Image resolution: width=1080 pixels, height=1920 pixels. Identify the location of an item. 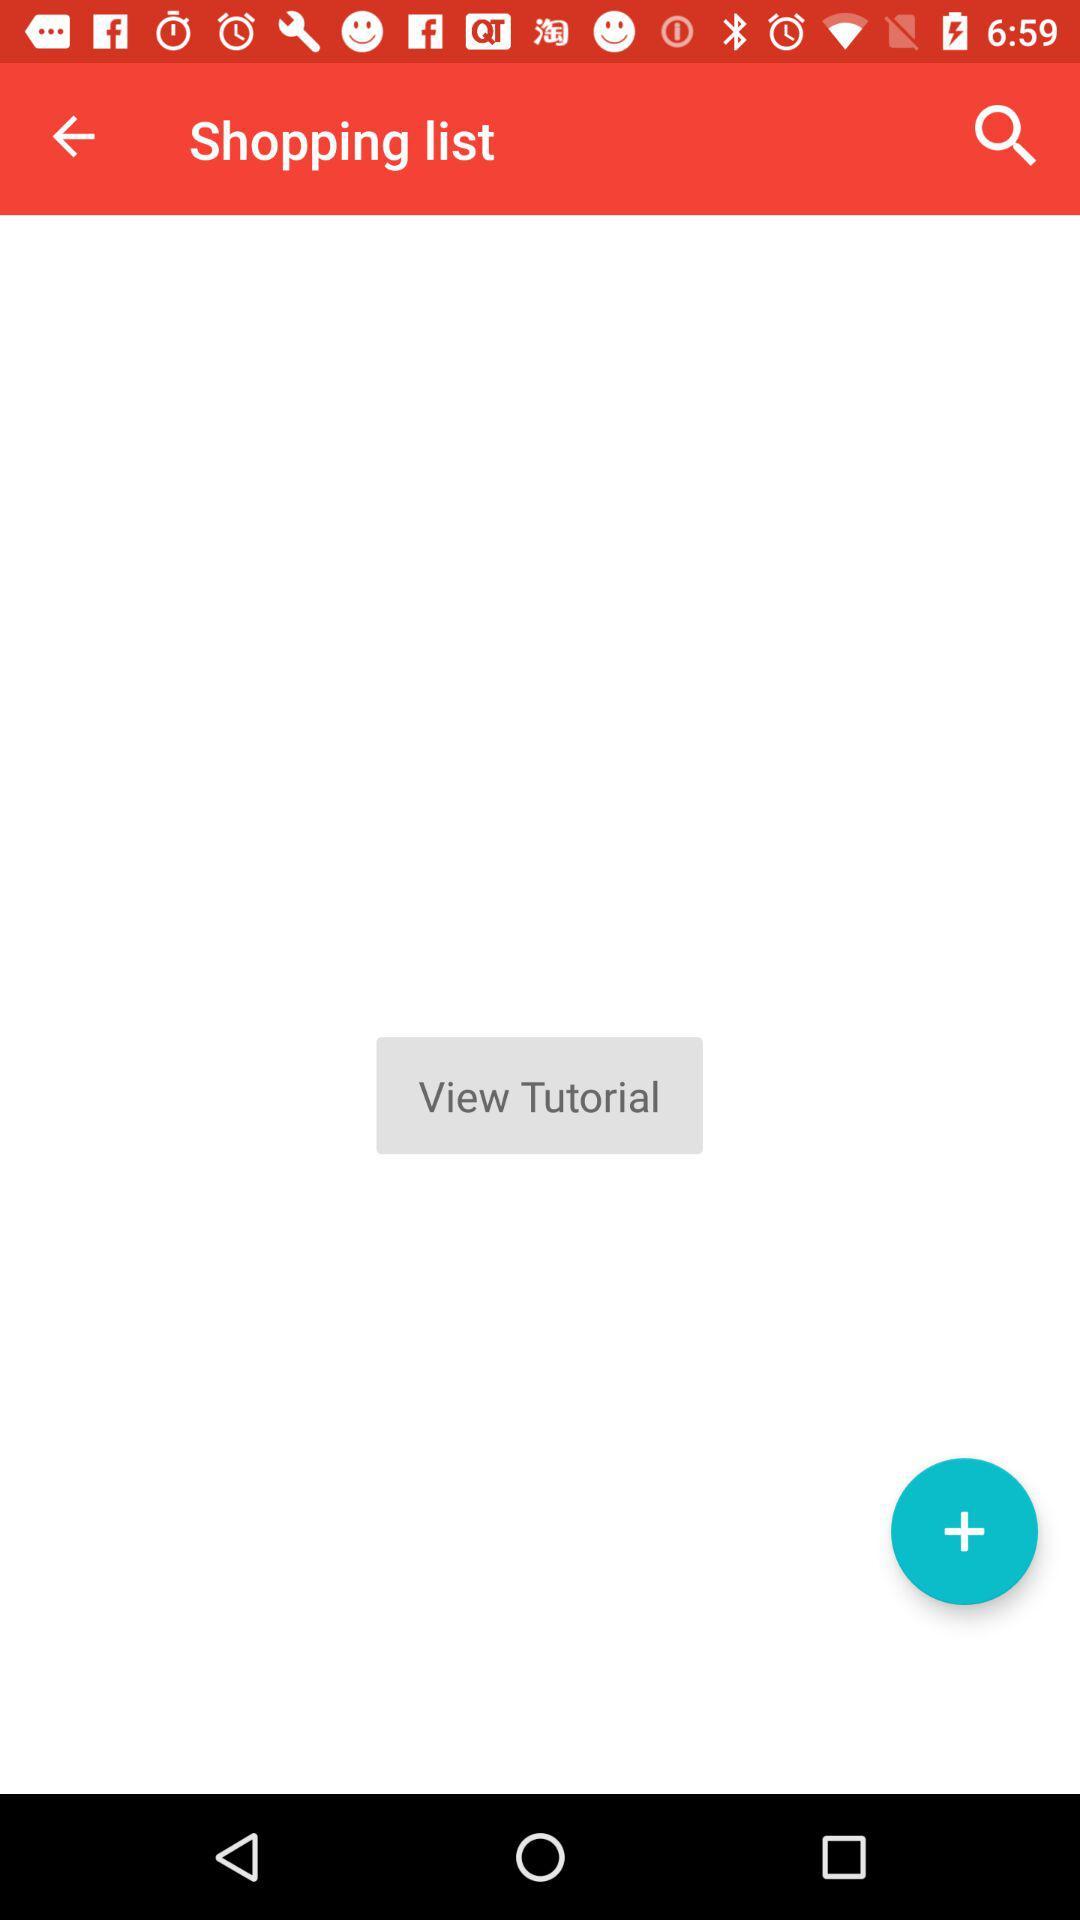
(963, 1530).